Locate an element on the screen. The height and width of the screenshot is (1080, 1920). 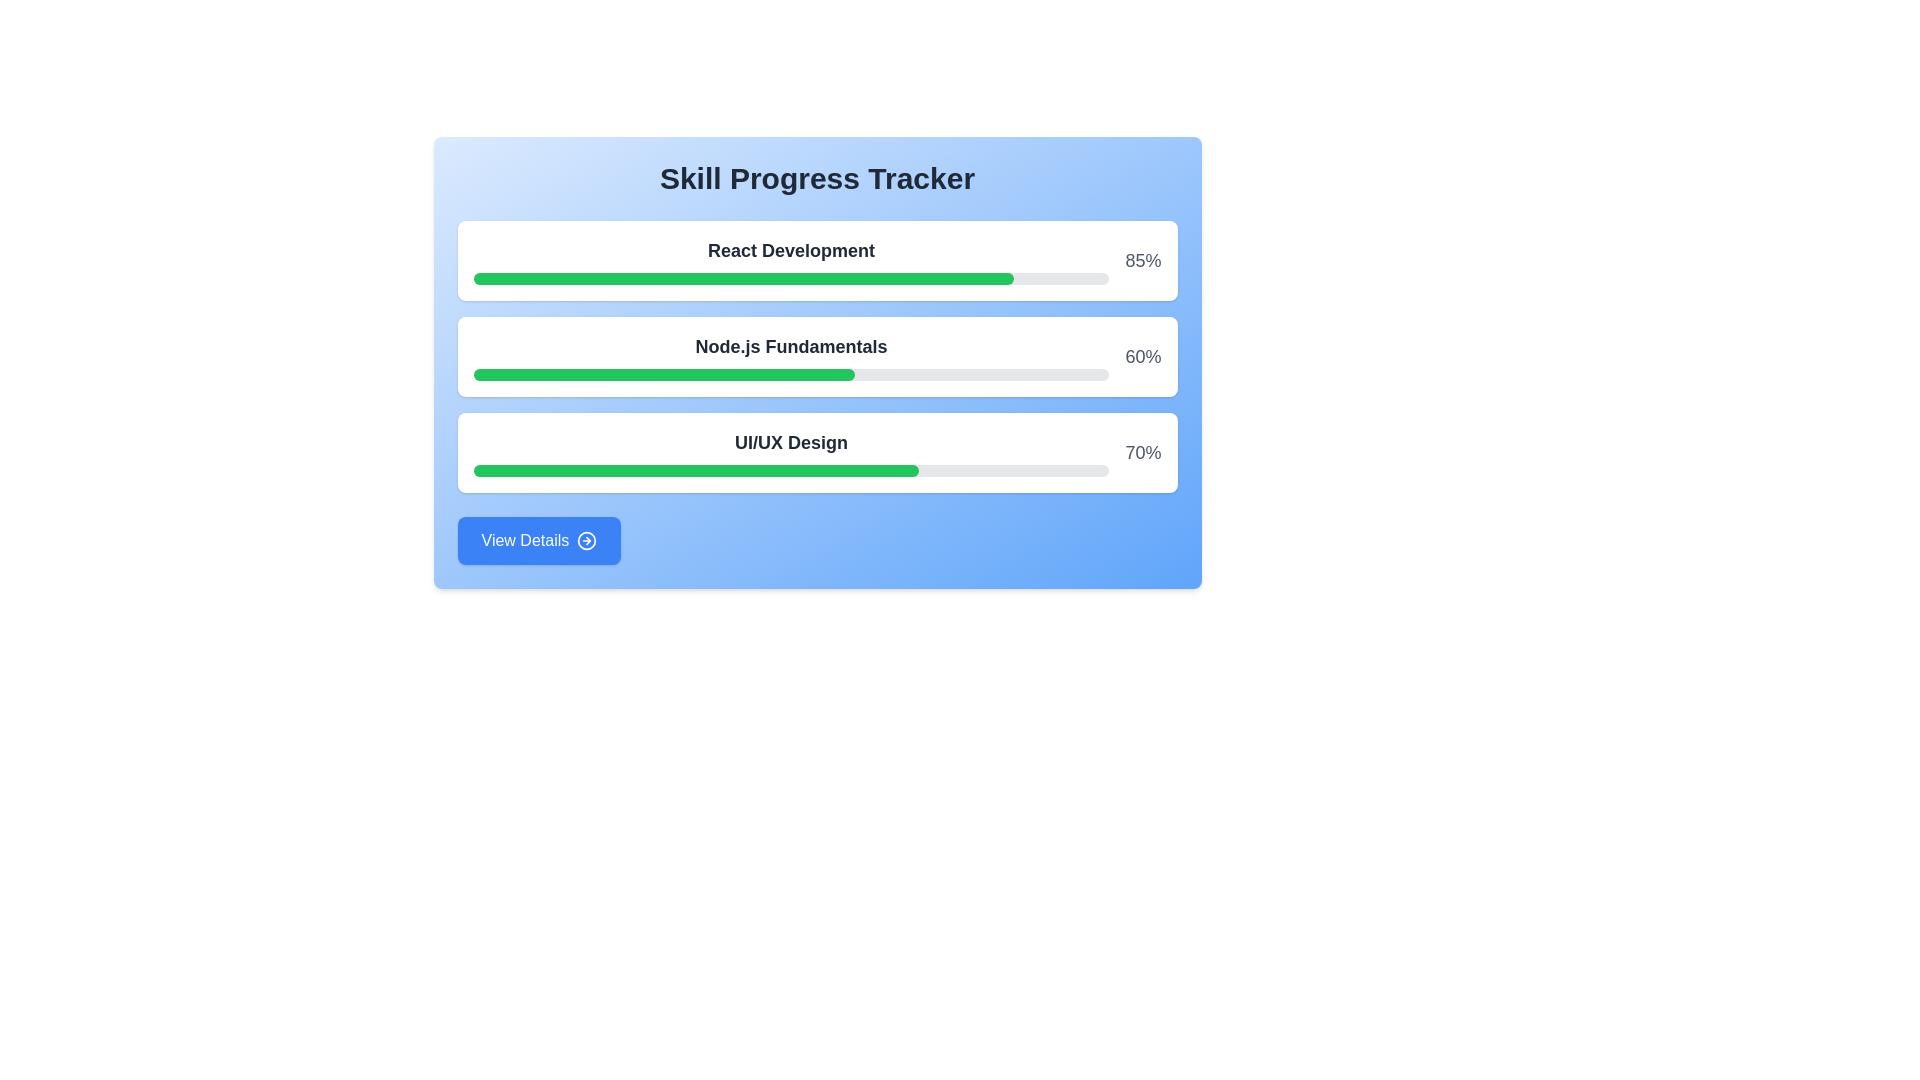
the green progress bar segment indicating 85% completion under 'React Development' in the skill tracker interface is located at coordinates (742, 278).